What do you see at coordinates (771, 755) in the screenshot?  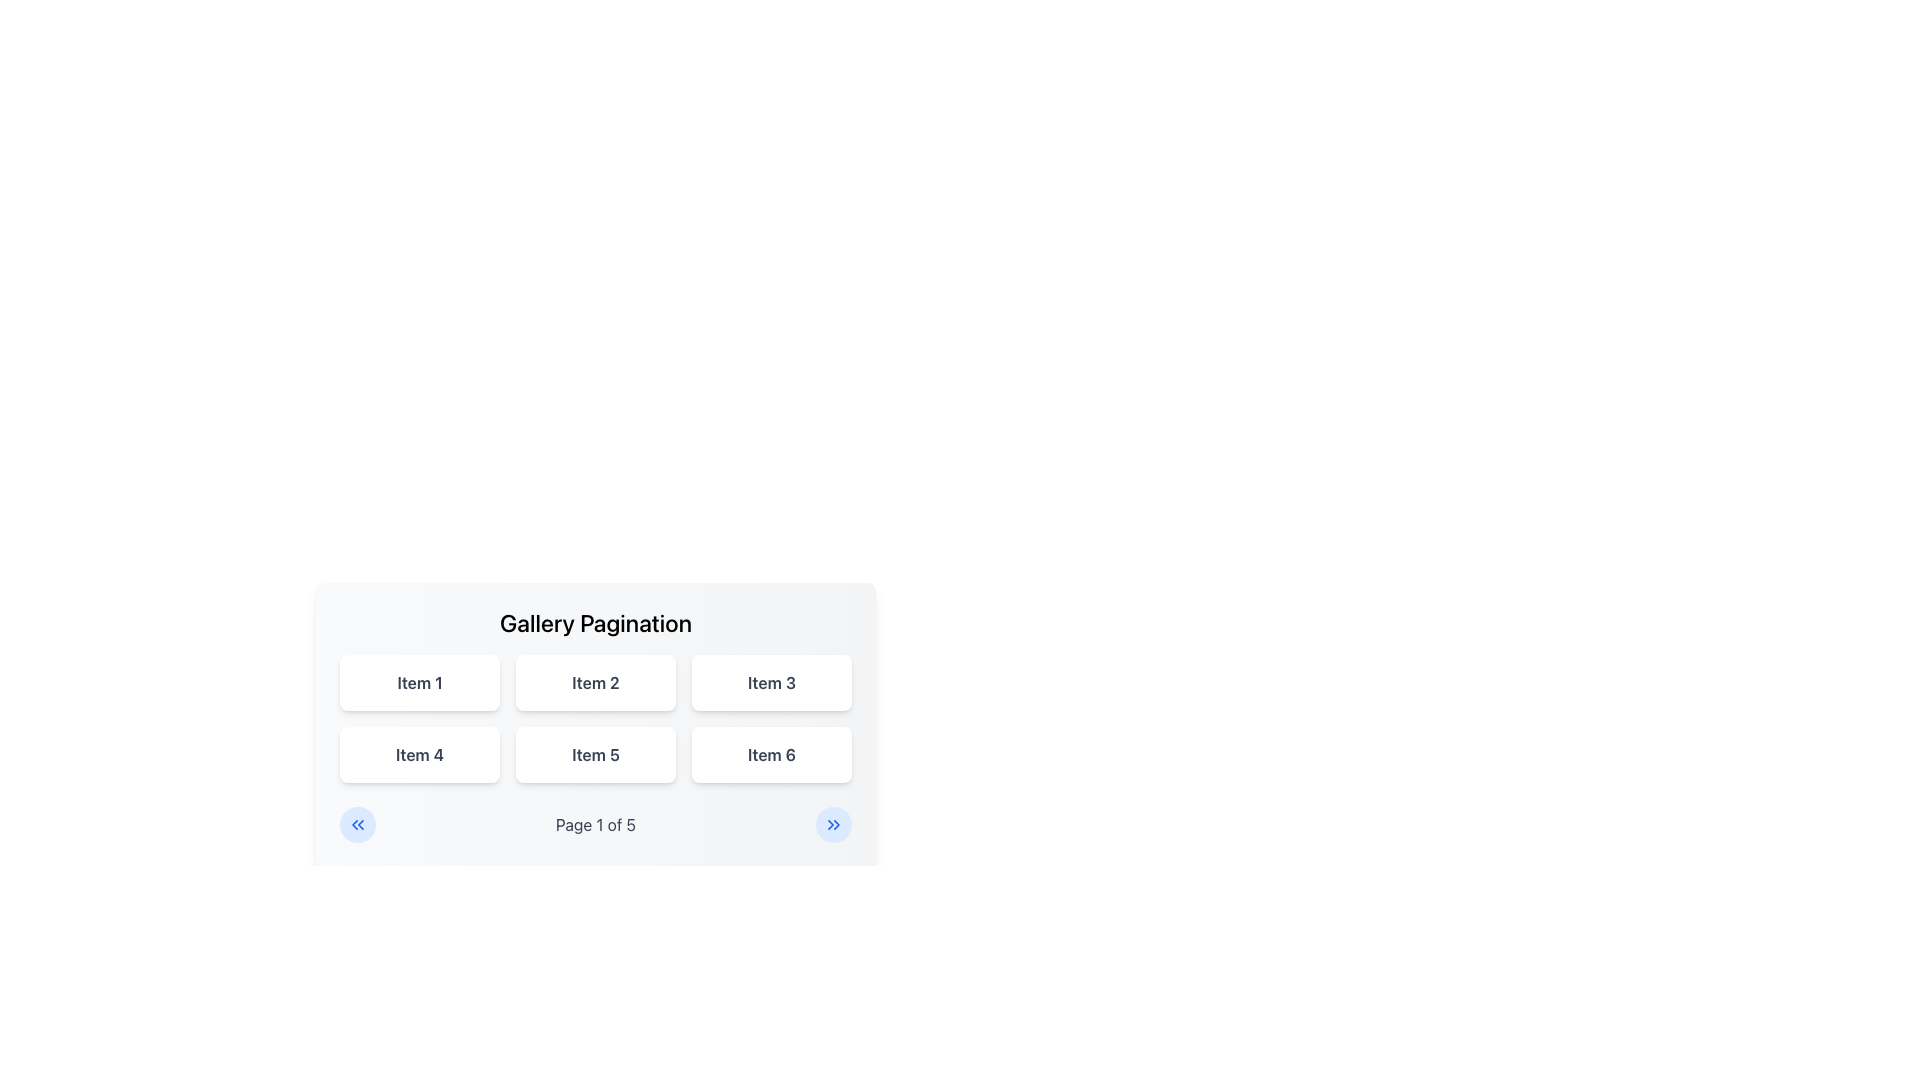 I see `the button located in the second row, third column of the grid layout, which serves as an item label or button for navigation or selection` at bounding box center [771, 755].